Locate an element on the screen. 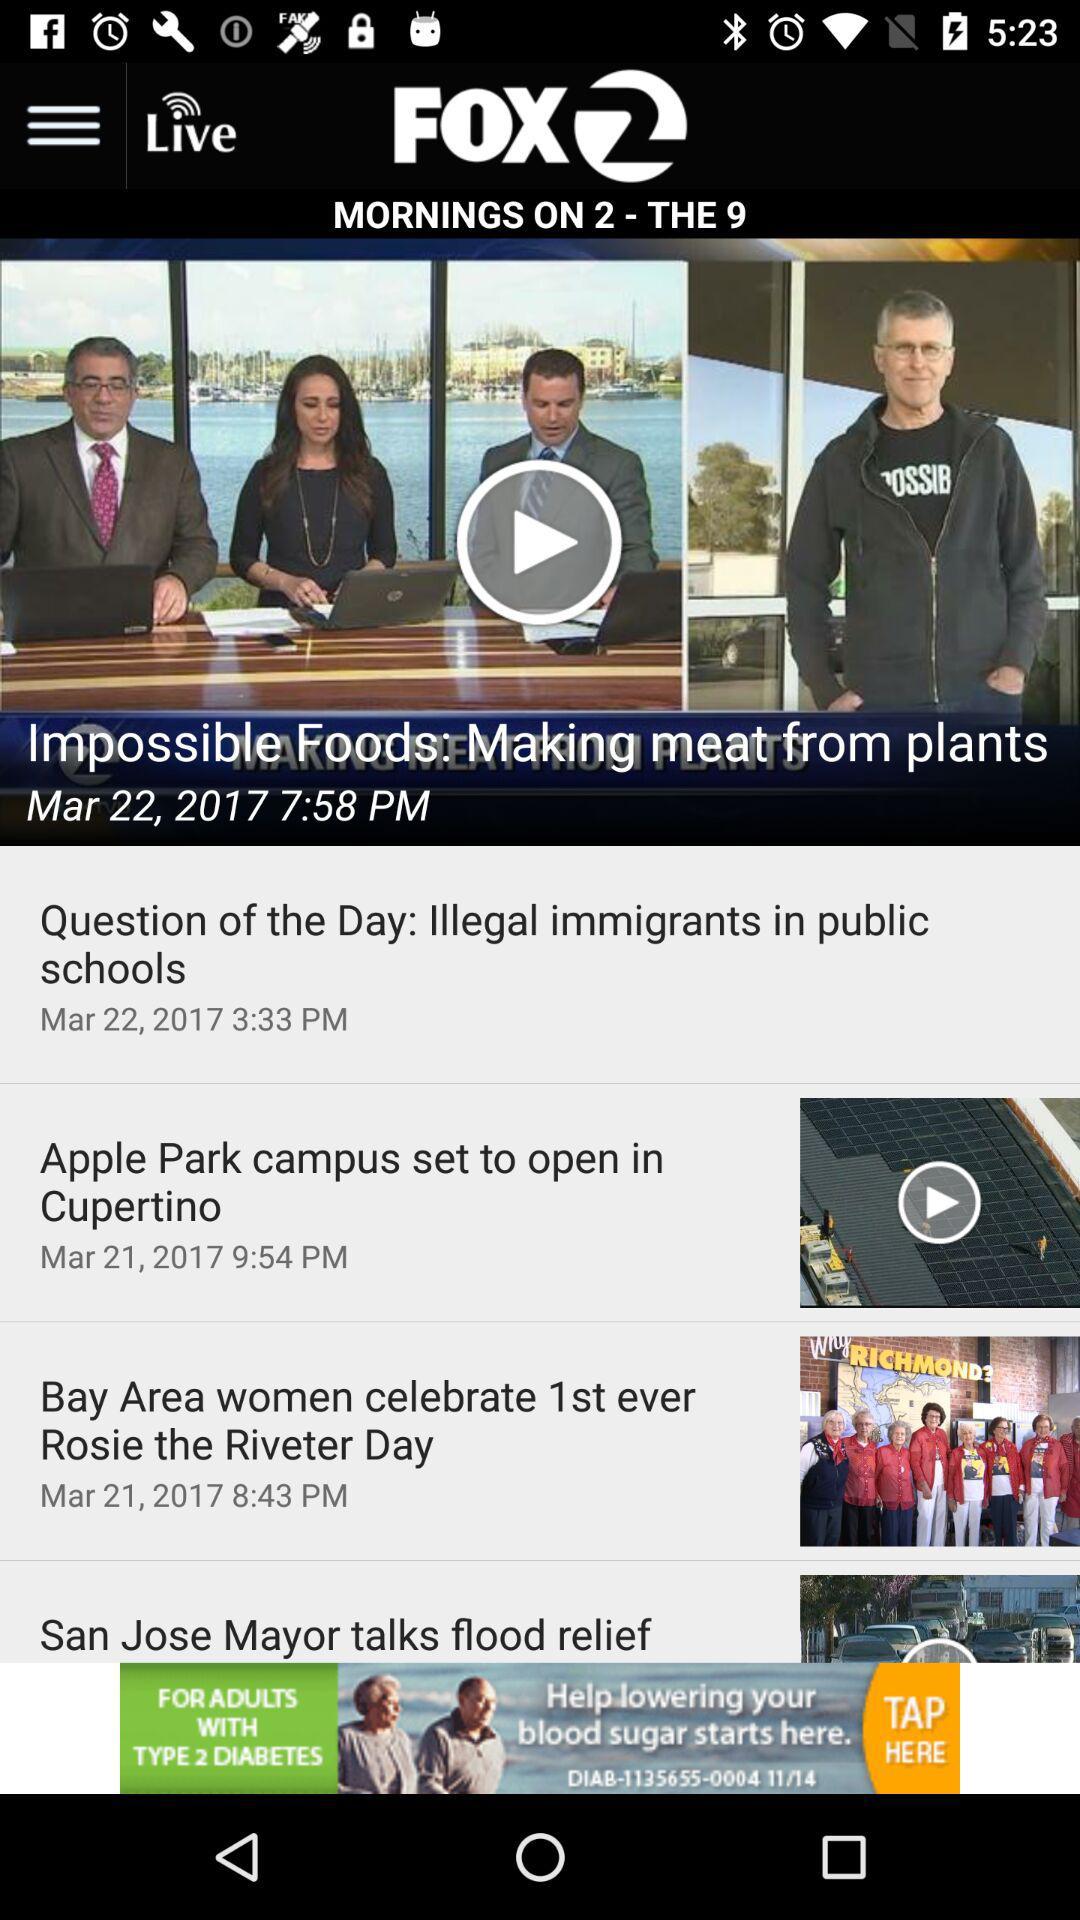  the menu icon is located at coordinates (61, 124).